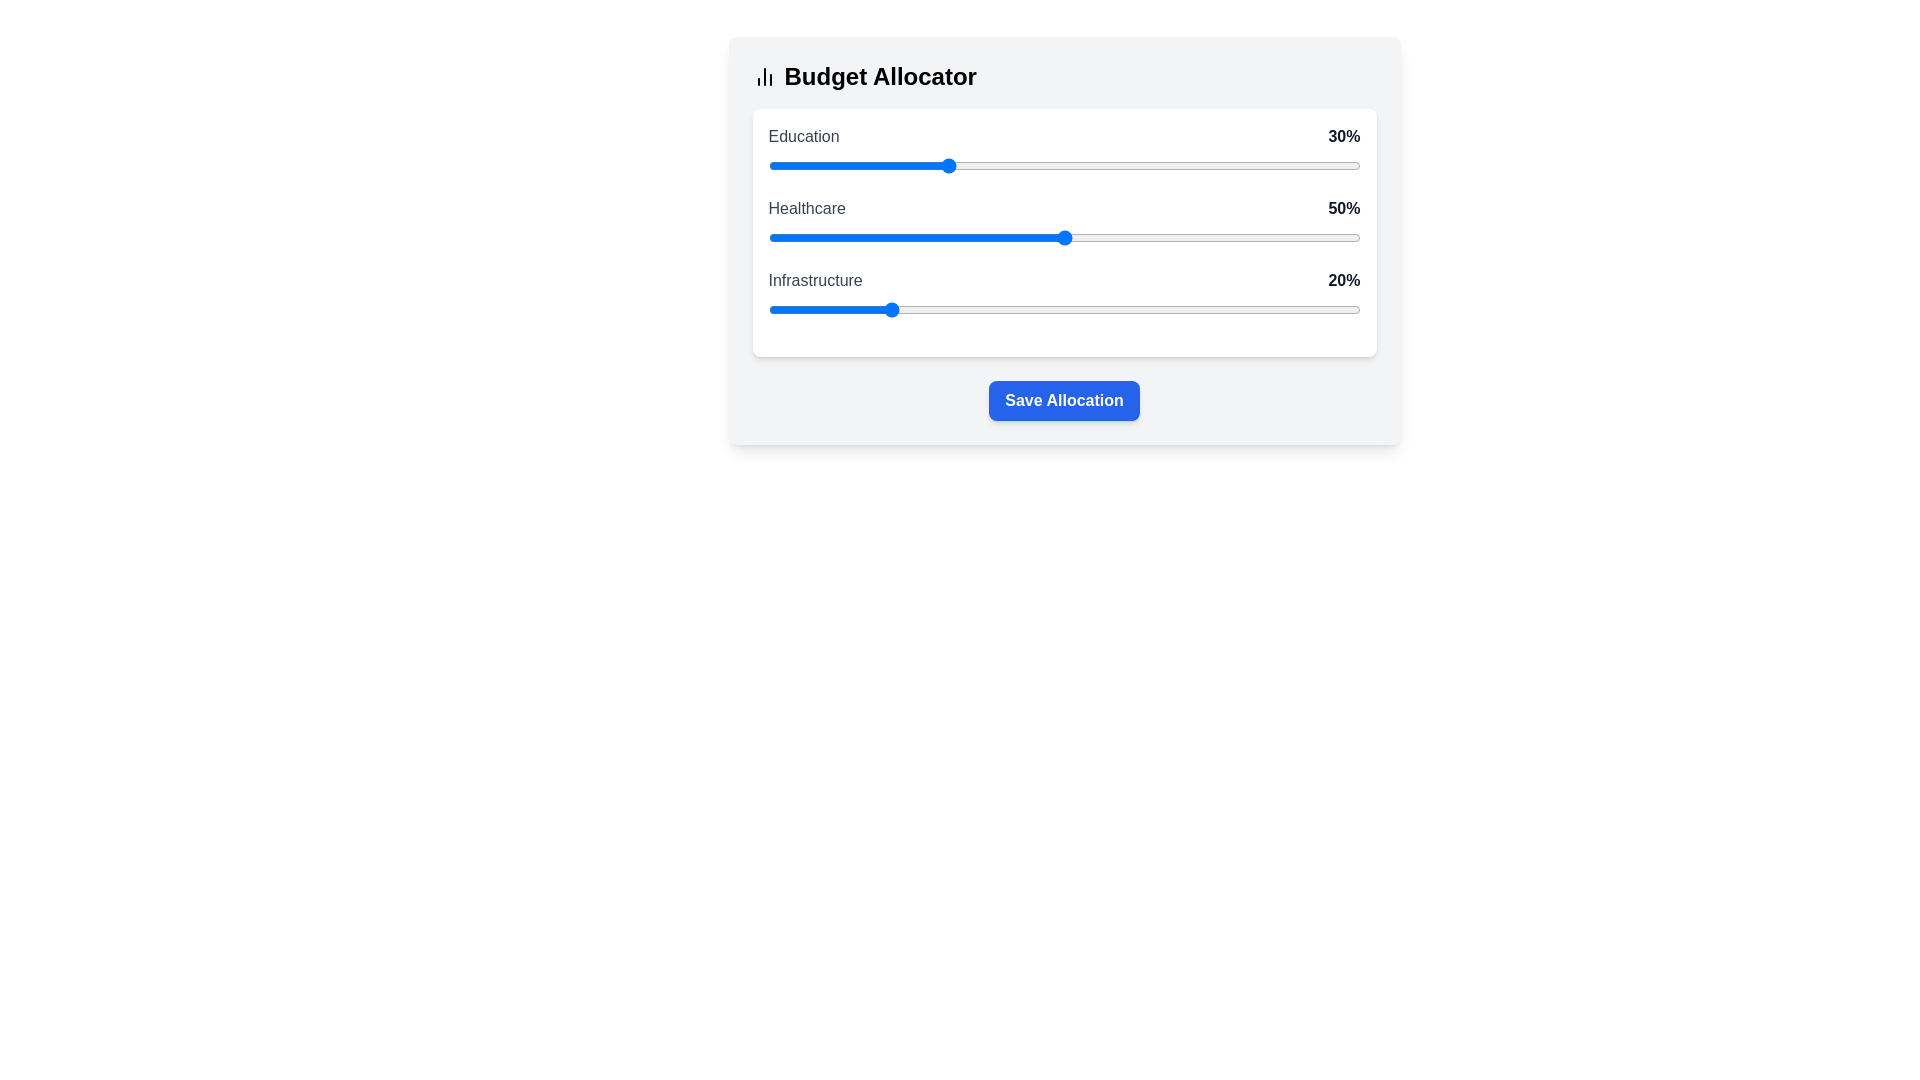 This screenshot has width=1920, height=1080. I want to click on the education allocation, so click(809, 164).